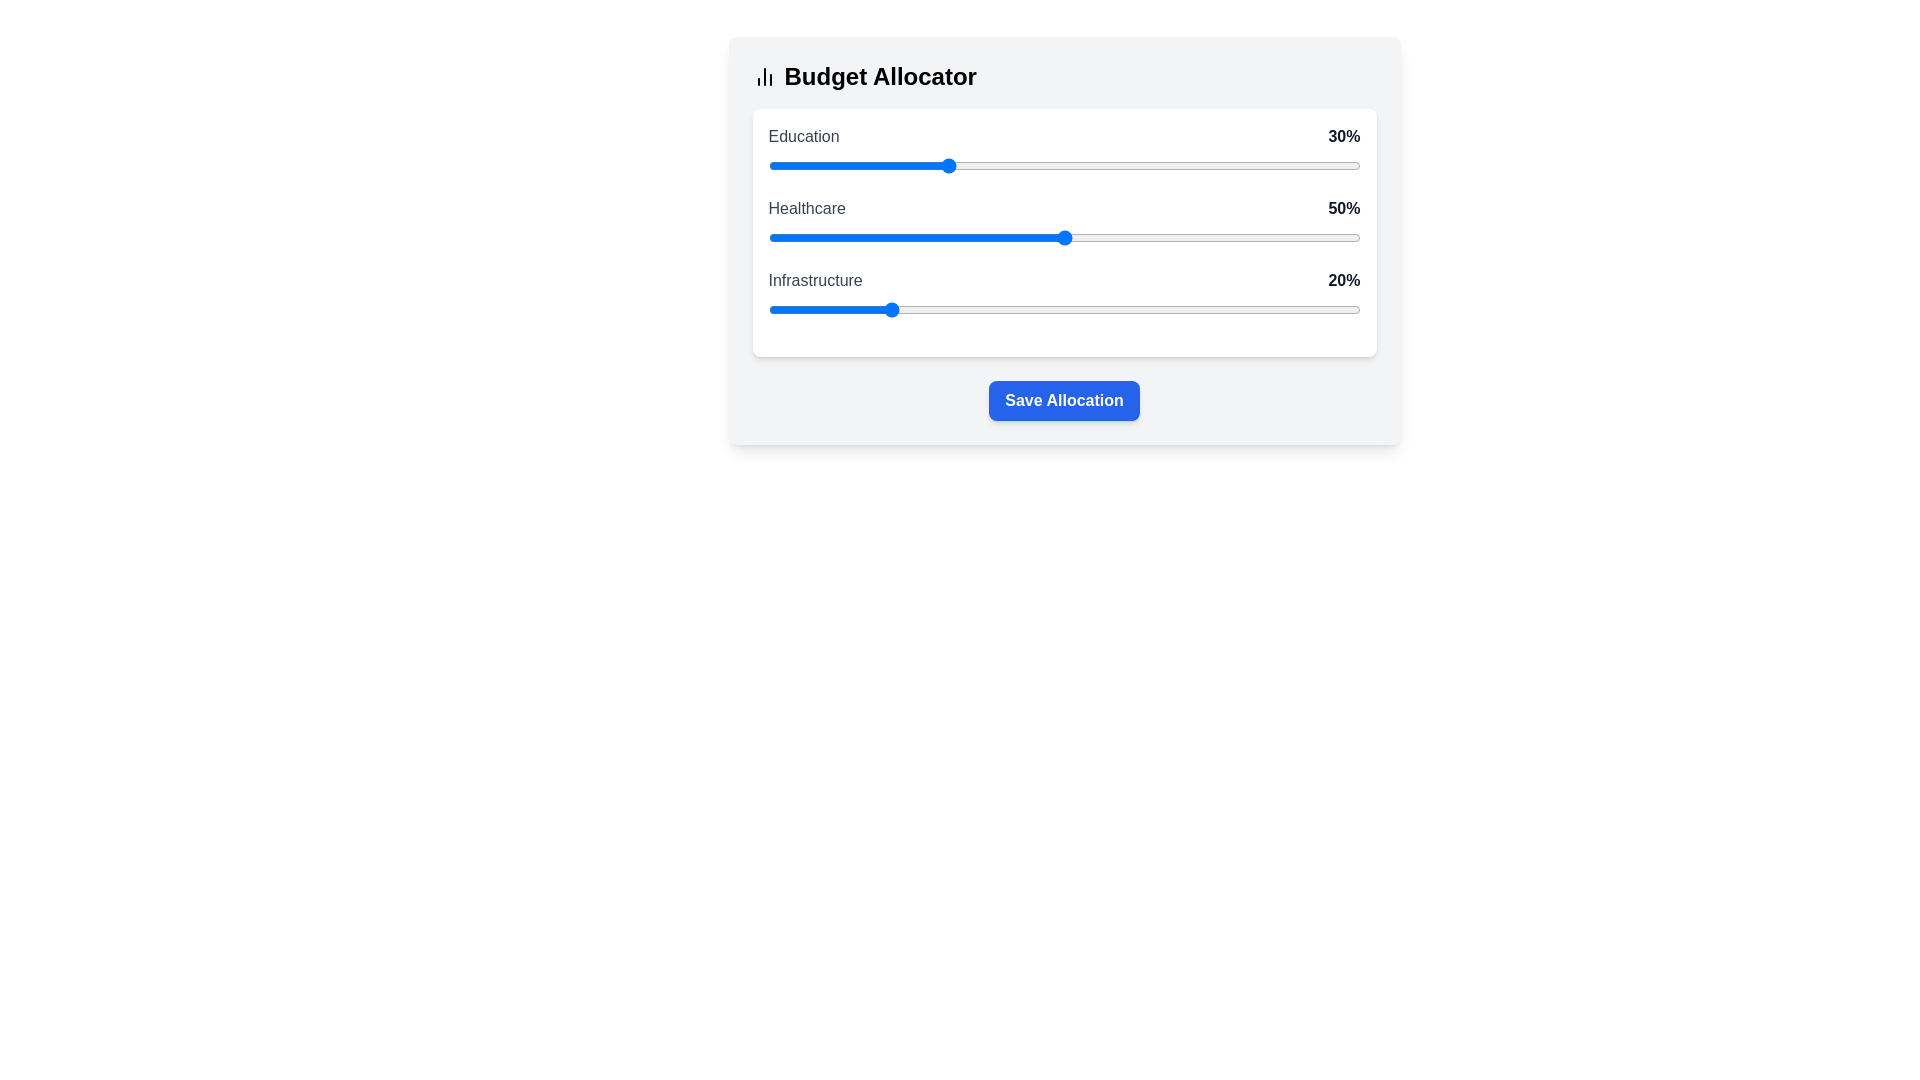 This screenshot has width=1920, height=1080. I want to click on the education allocation, so click(809, 164).